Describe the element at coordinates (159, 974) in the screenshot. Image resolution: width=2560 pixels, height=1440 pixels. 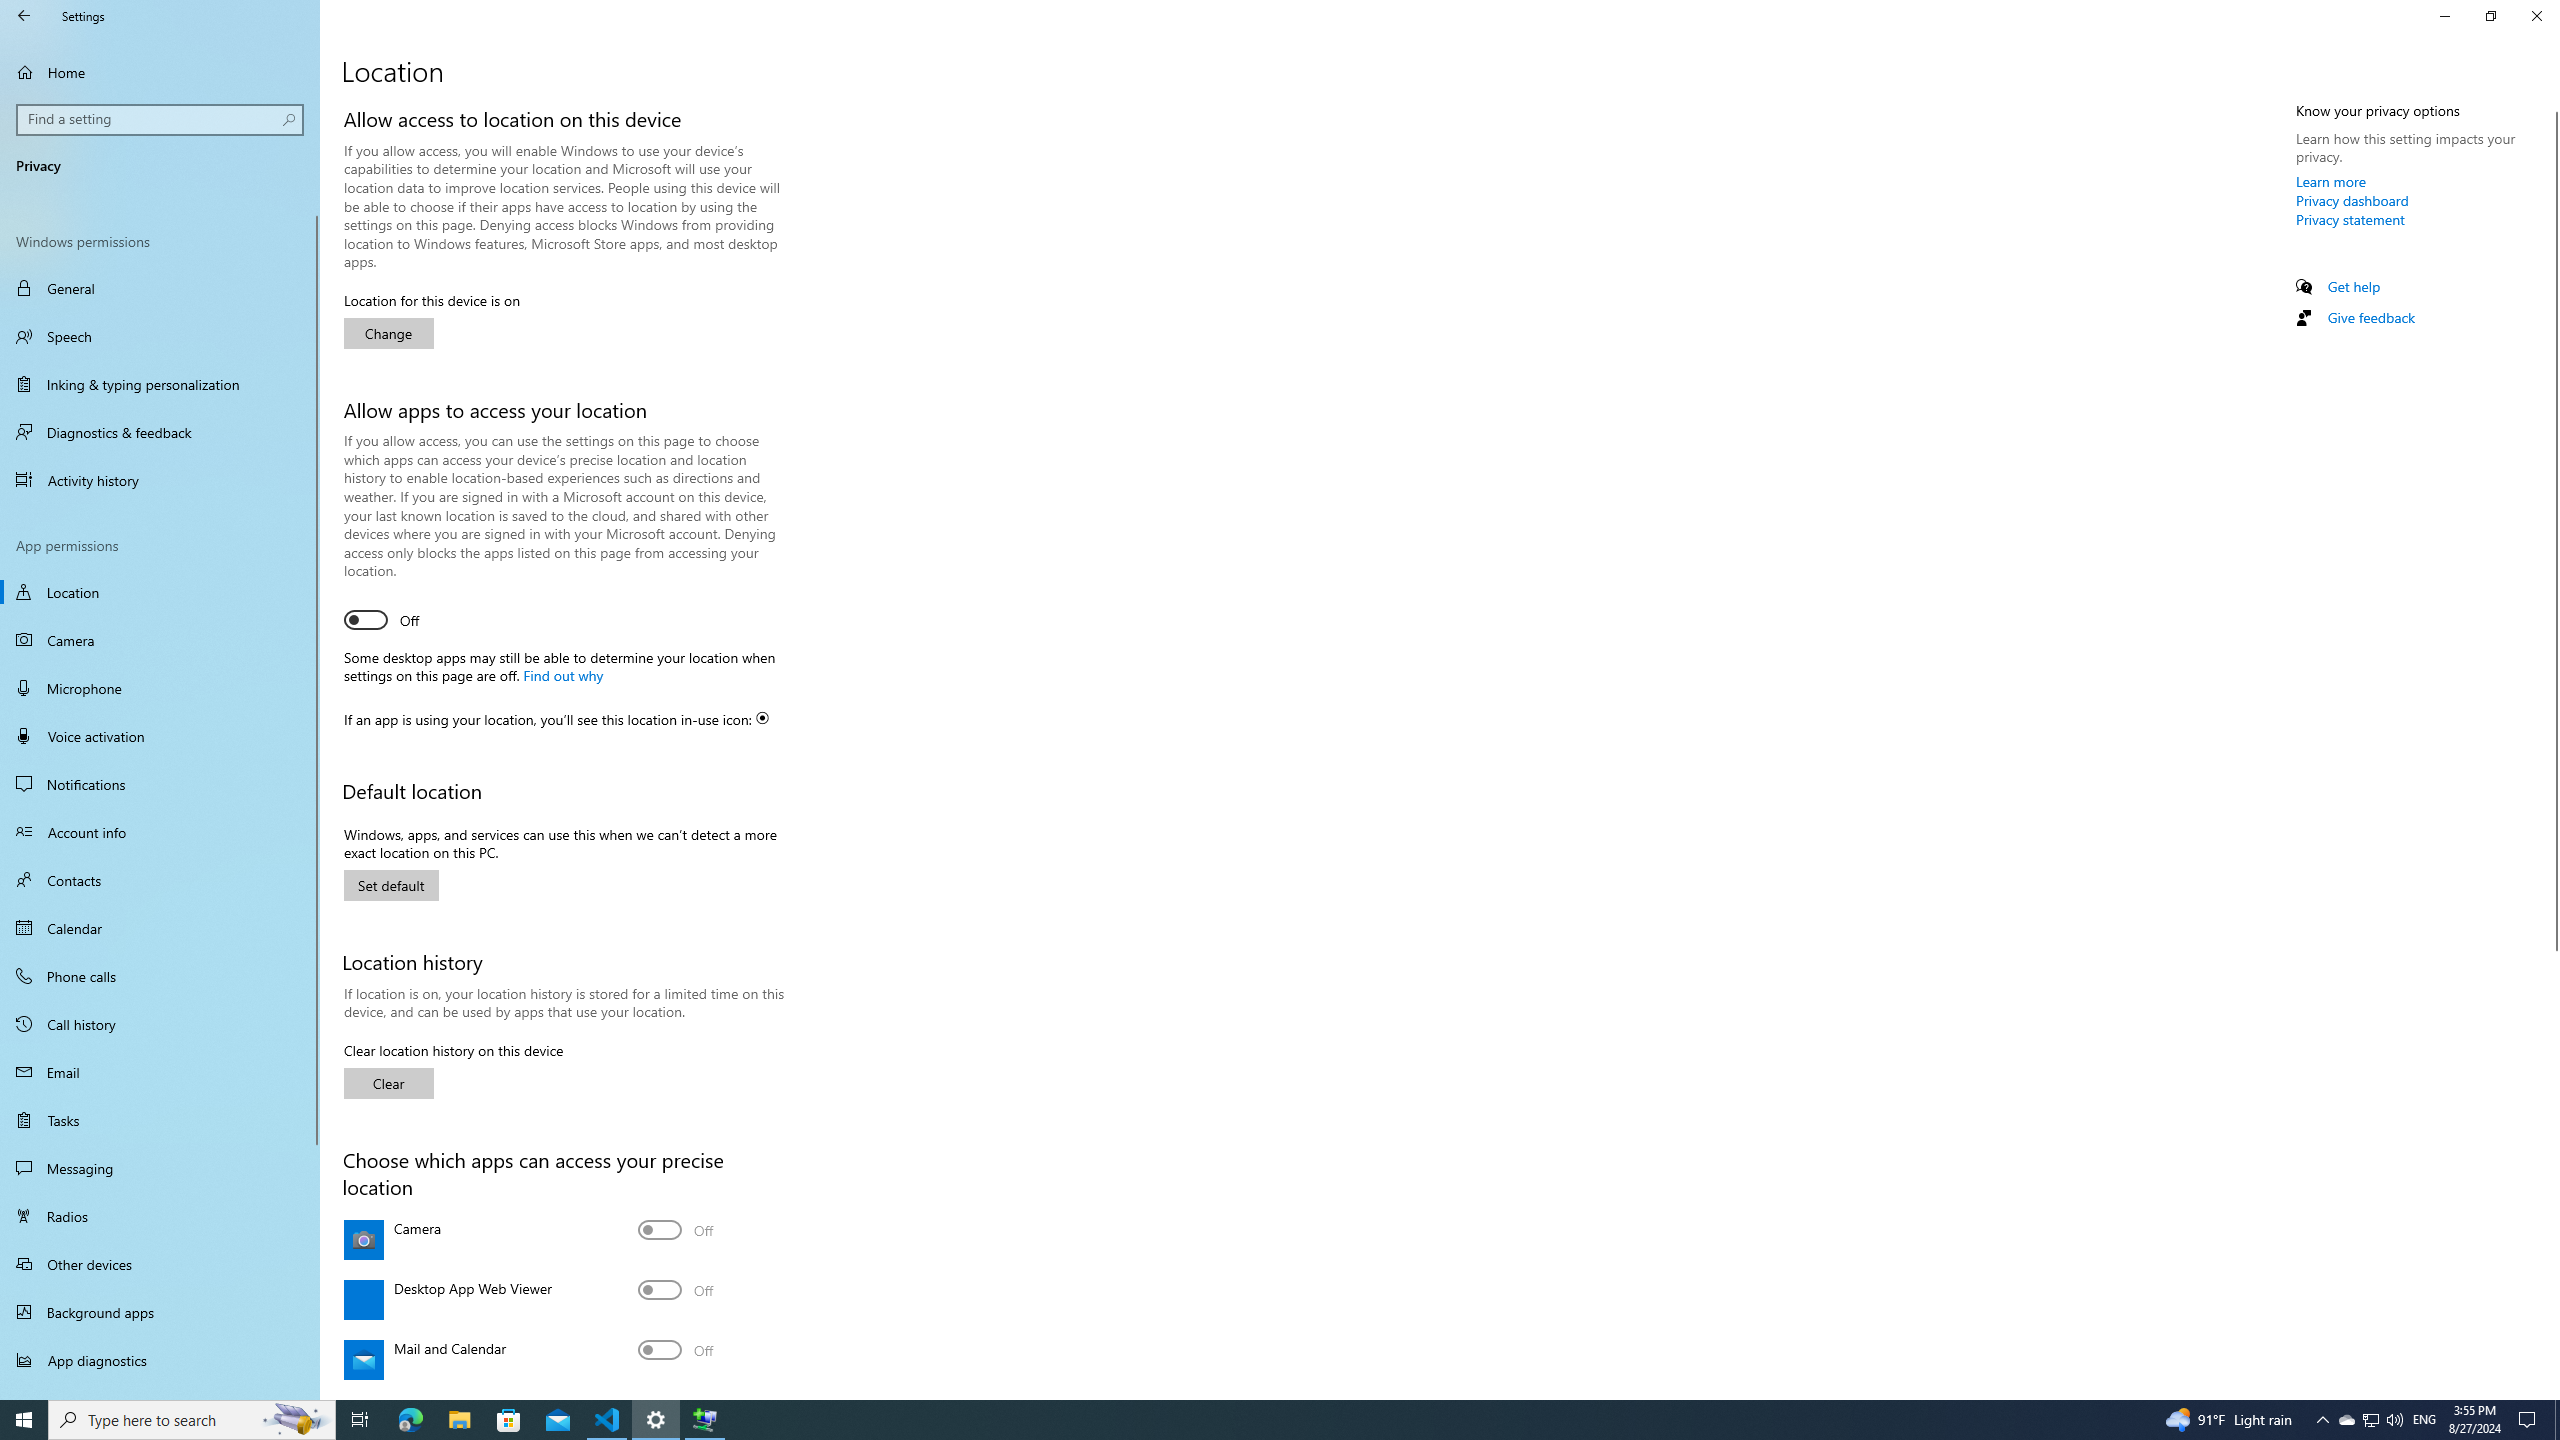
I see `'Phone calls'` at that location.